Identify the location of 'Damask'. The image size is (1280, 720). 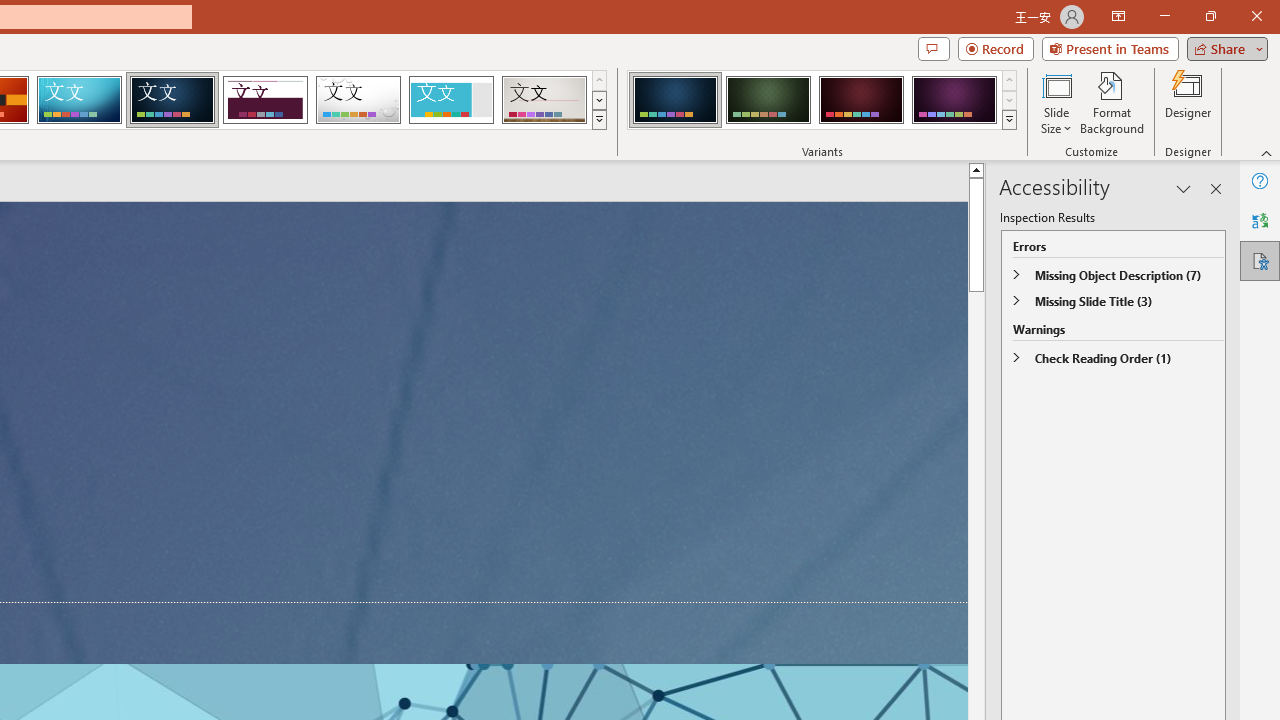
(172, 100).